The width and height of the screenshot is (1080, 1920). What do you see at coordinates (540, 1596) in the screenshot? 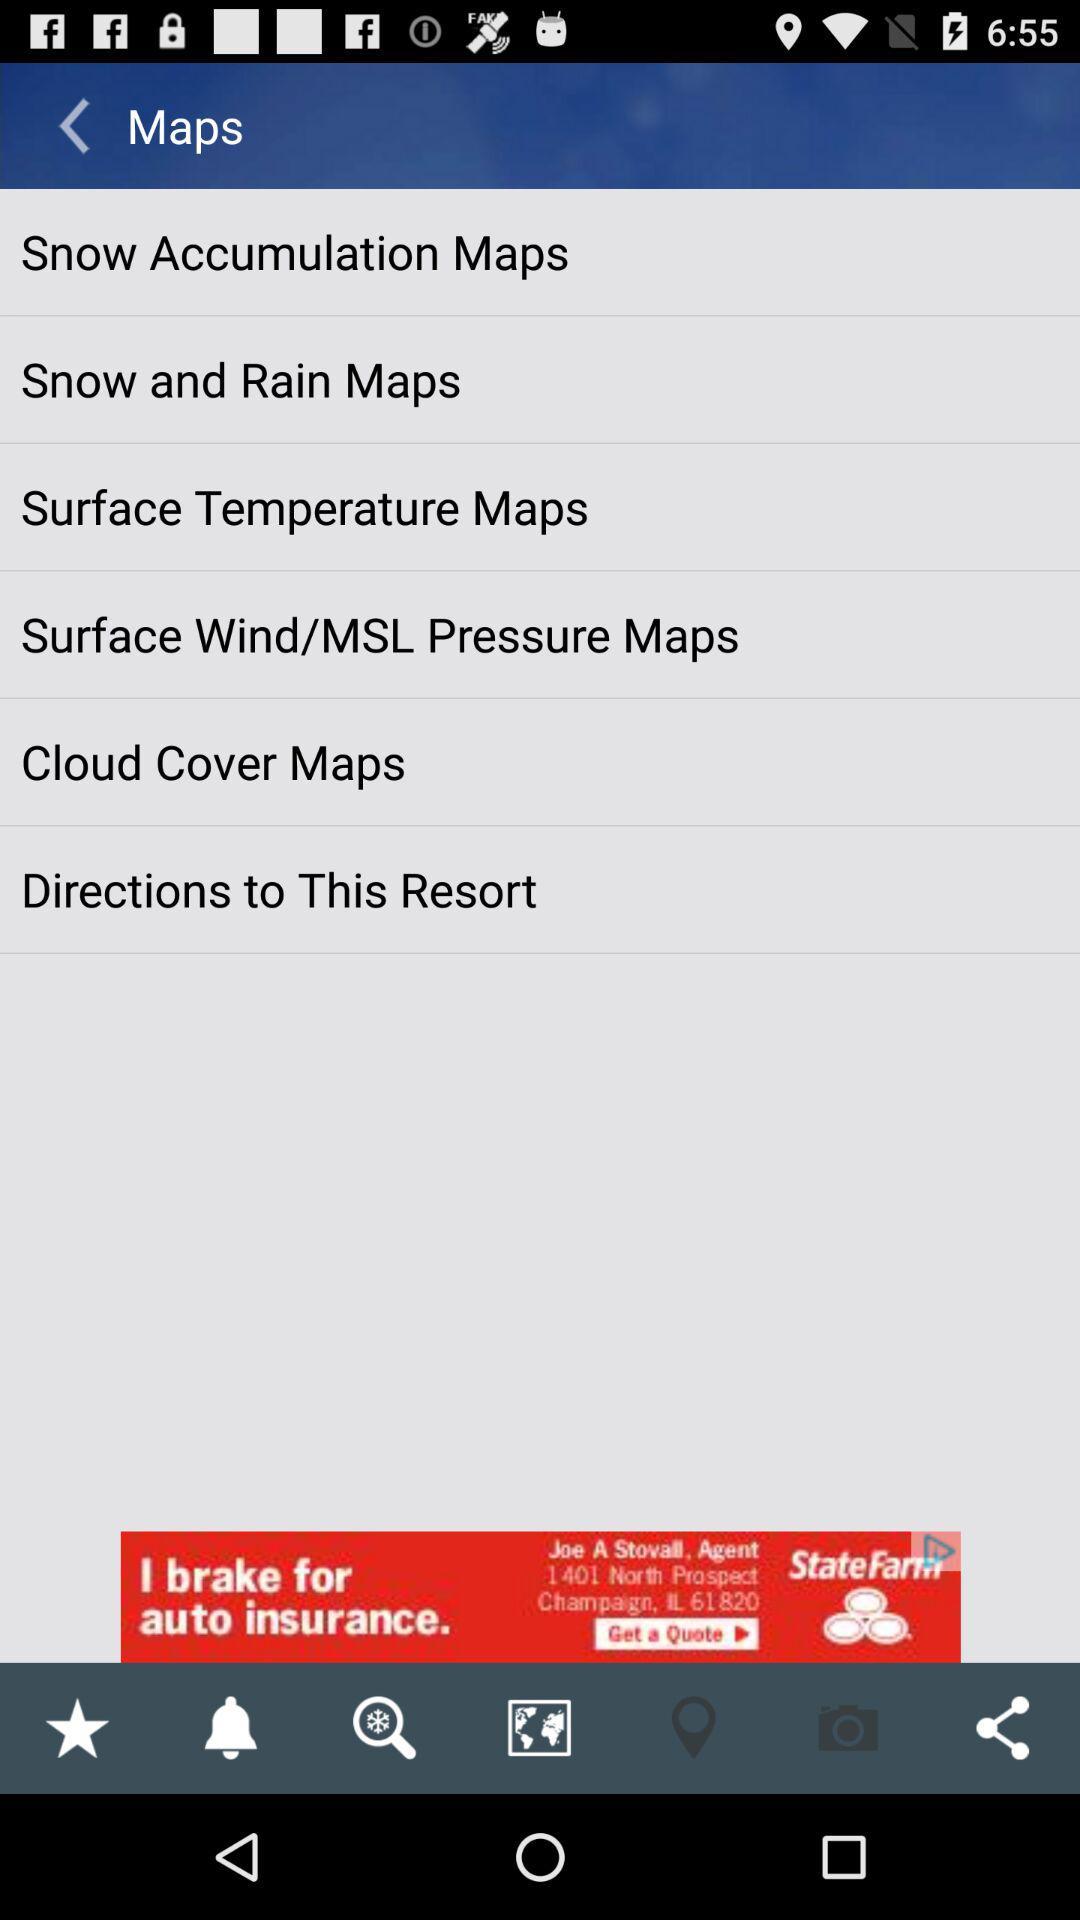
I see `open advertisement` at bounding box center [540, 1596].